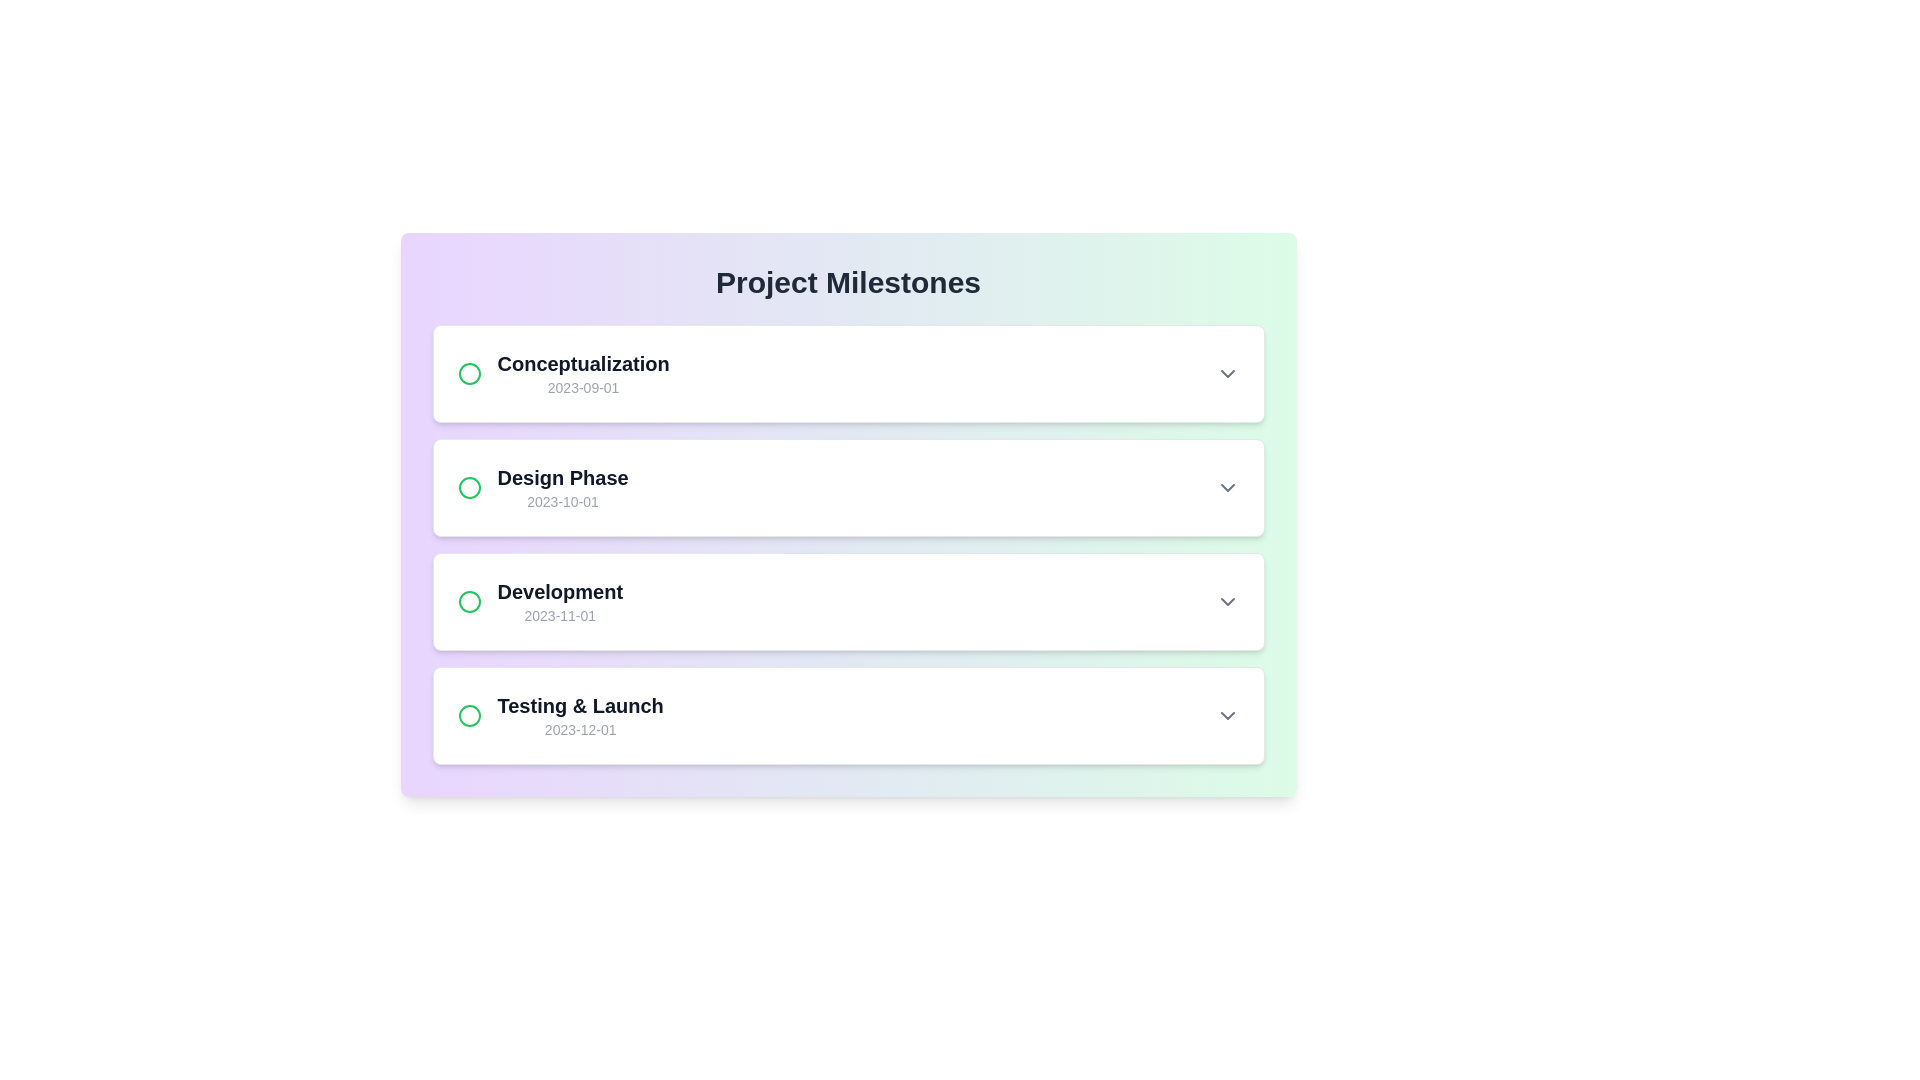 This screenshot has width=1920, height=1080. What do you see at coordinates (468, 715) in the screenshot?
I see `the circular status indicator icon located in the fourth row of the 'Project Milestones' list, immediately to the left of 'Testing & Launch'` at bounding box center [468, 715].